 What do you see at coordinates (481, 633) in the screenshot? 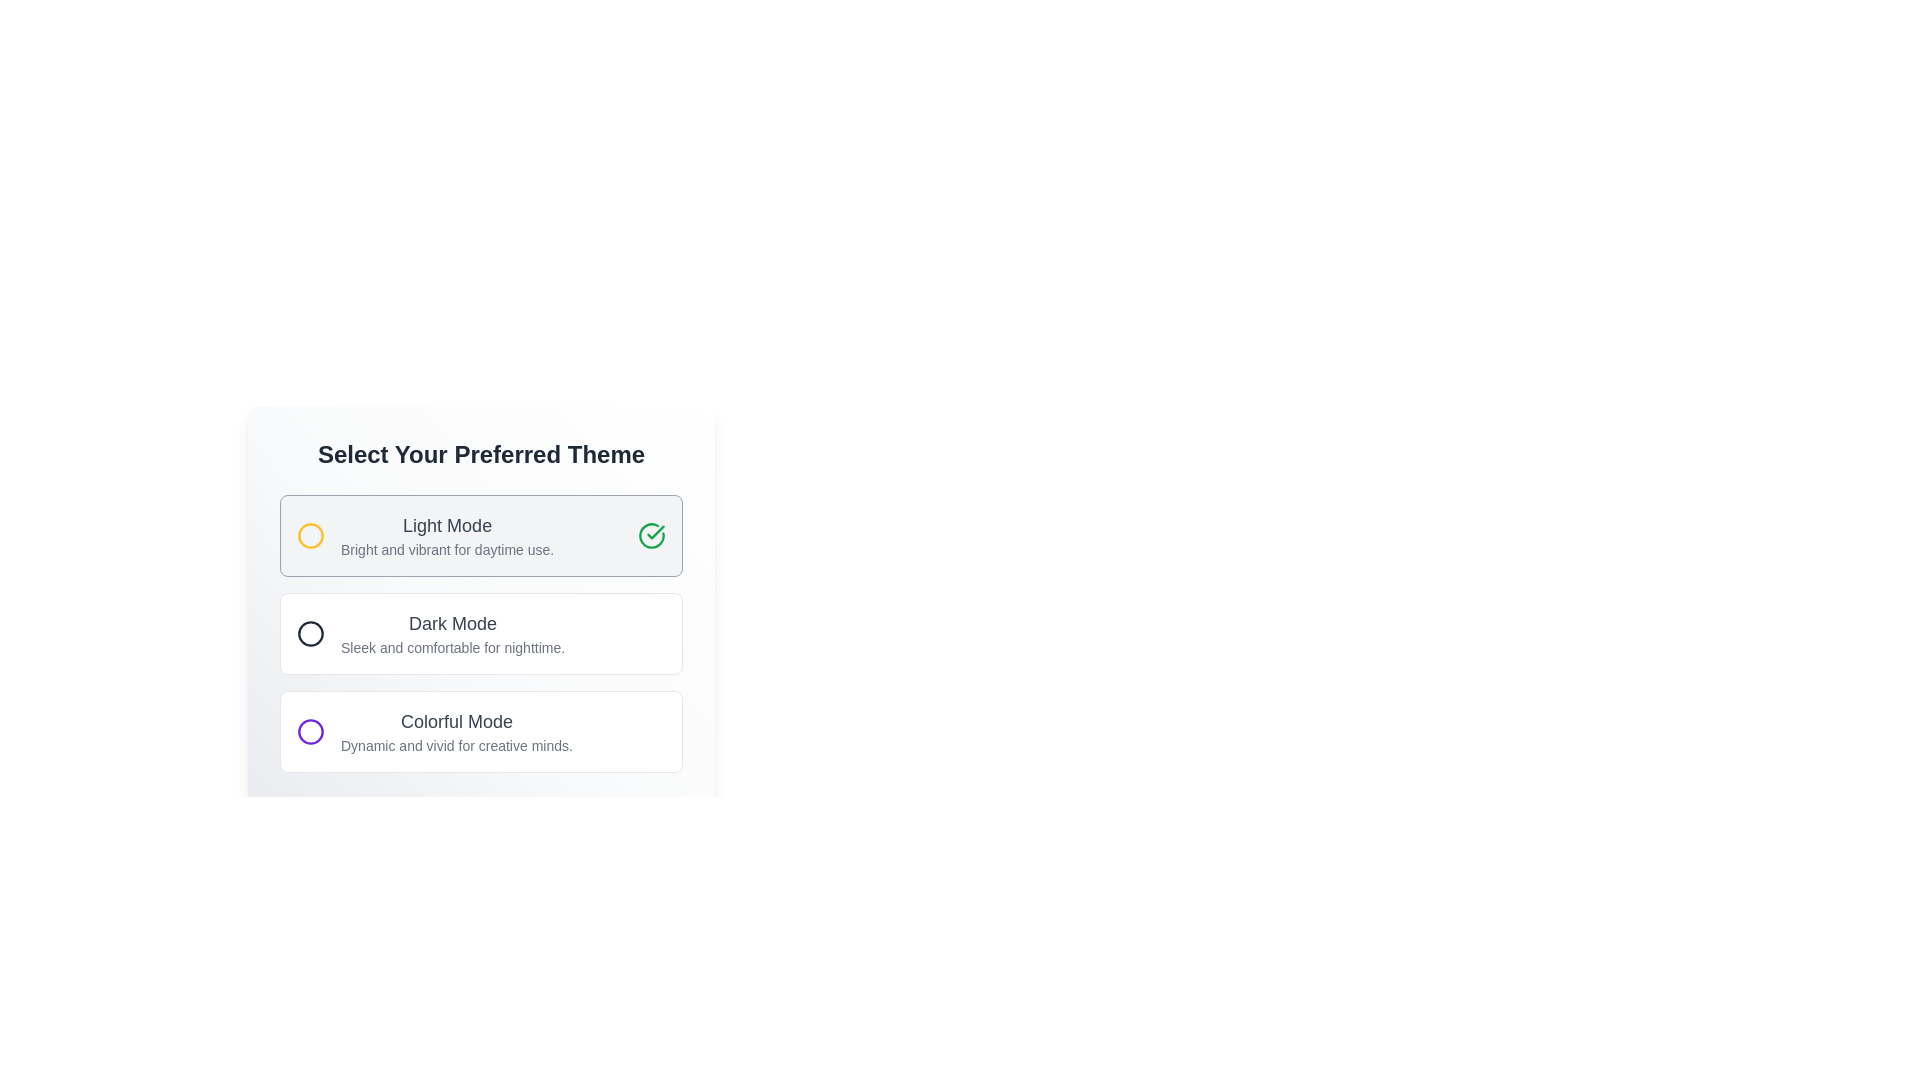
I see `the vertical list of selectable options for reordering, located centrally underneath the title 'Select Your Preferred Theme'` at bounding box center [481, 633].